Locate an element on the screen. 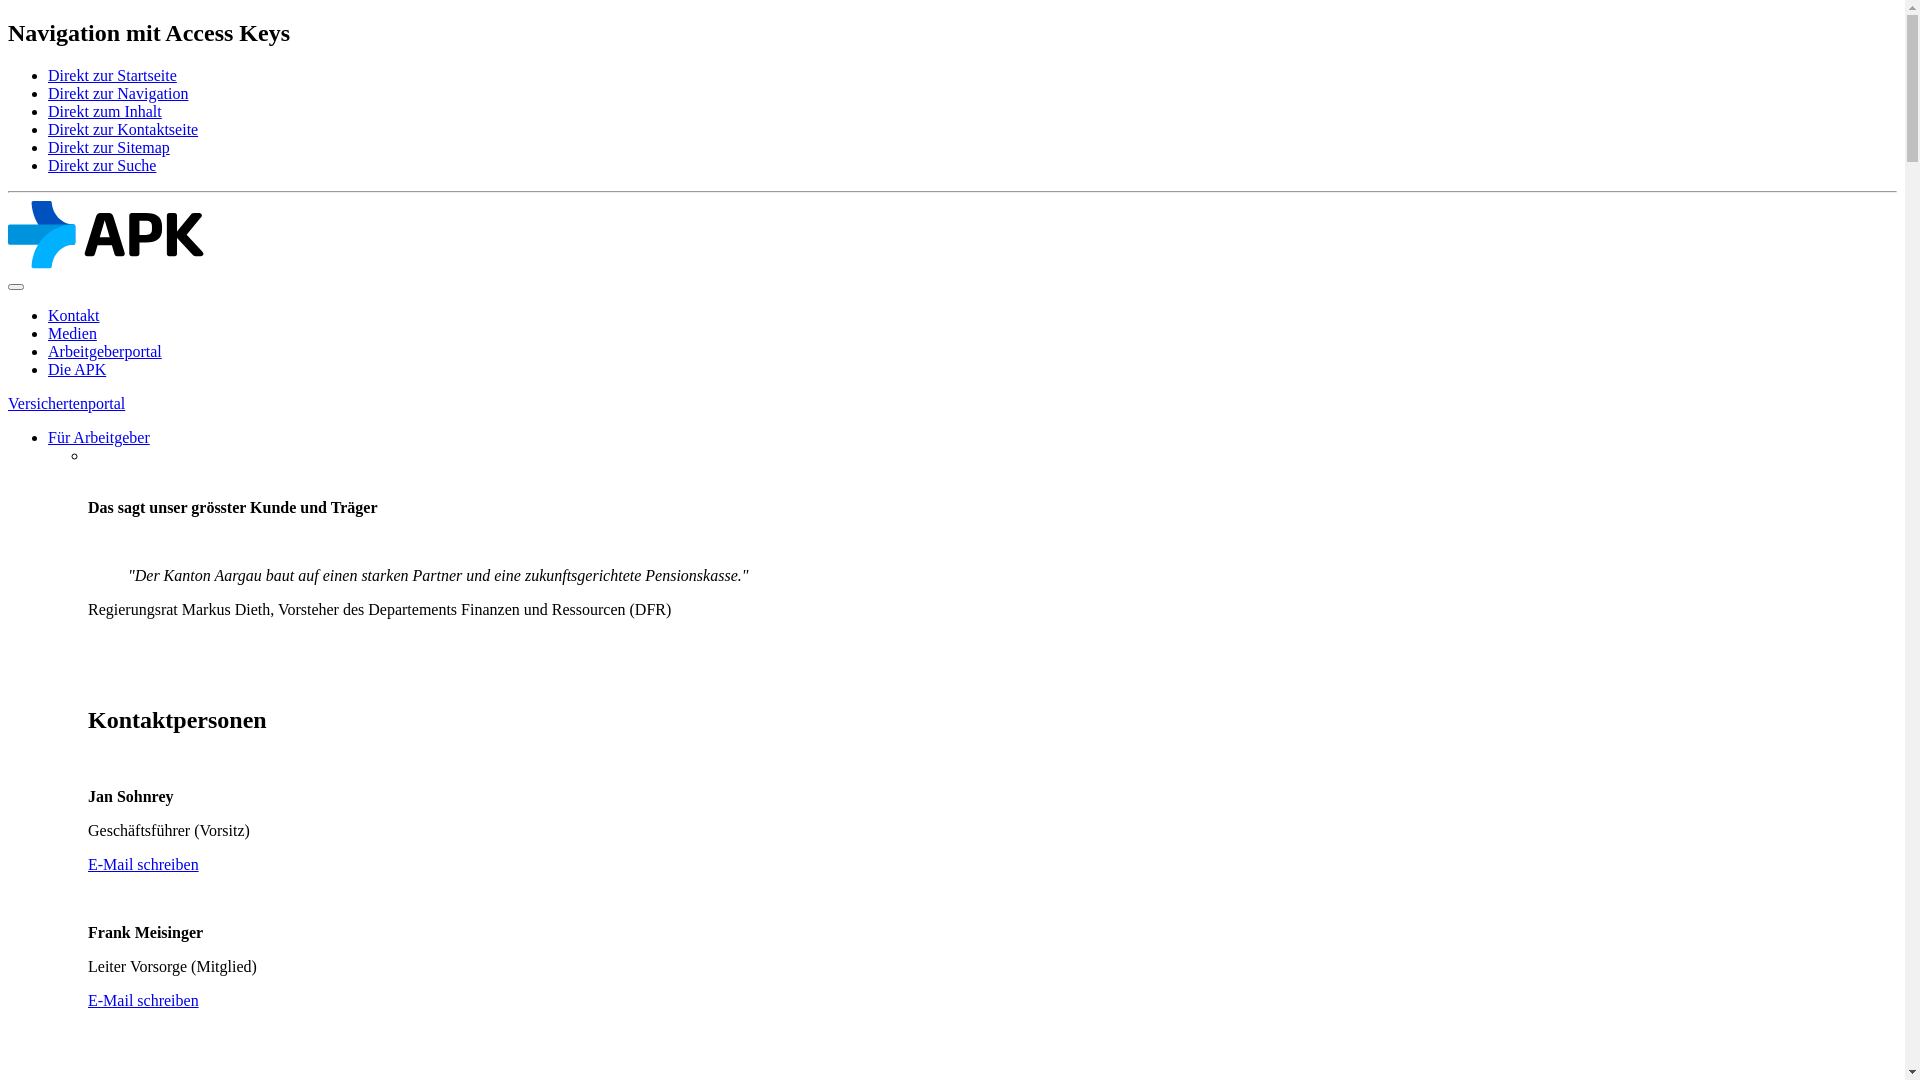 This screenshot has height=1080, width=1920. 'E-Mail schreiben' is located at coordinates (142, 863).